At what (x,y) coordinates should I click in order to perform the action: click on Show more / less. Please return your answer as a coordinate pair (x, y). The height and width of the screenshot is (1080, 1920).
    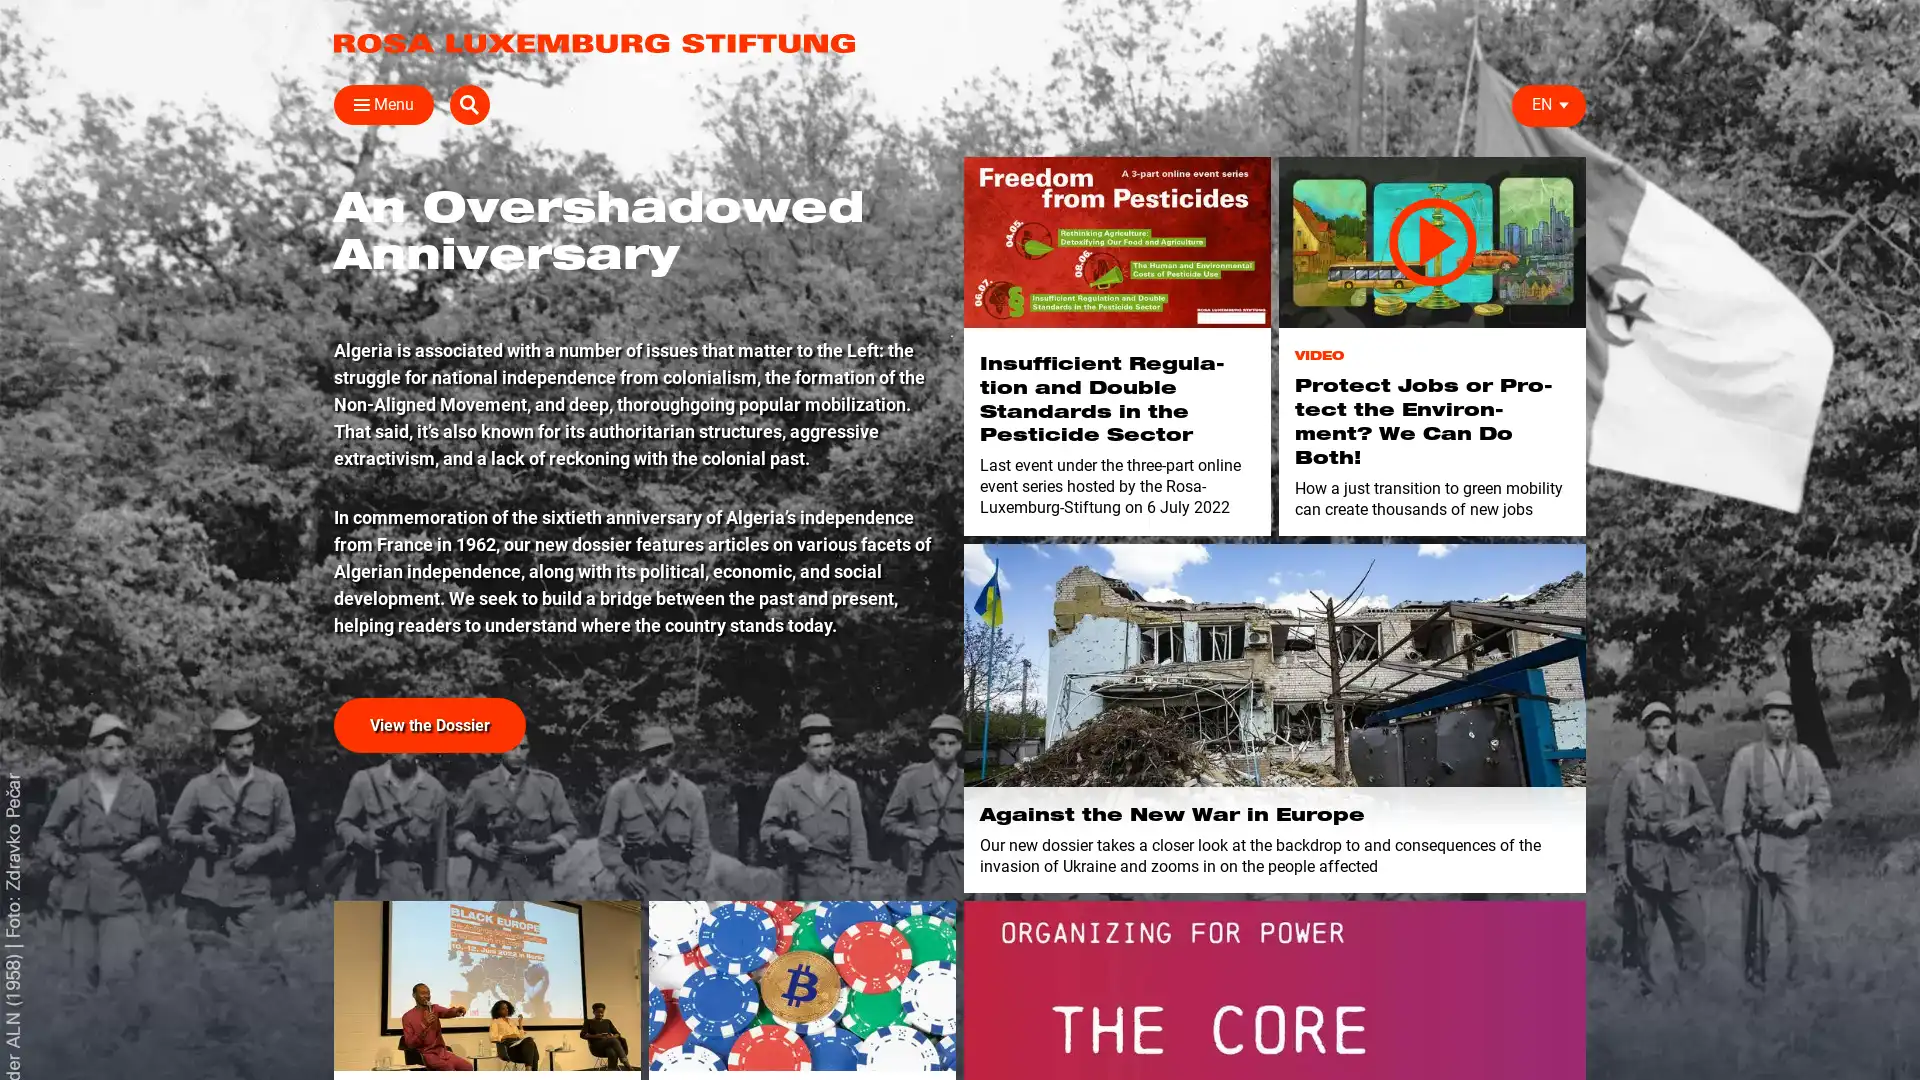
    Looking at the image, I should click on (637, 235).